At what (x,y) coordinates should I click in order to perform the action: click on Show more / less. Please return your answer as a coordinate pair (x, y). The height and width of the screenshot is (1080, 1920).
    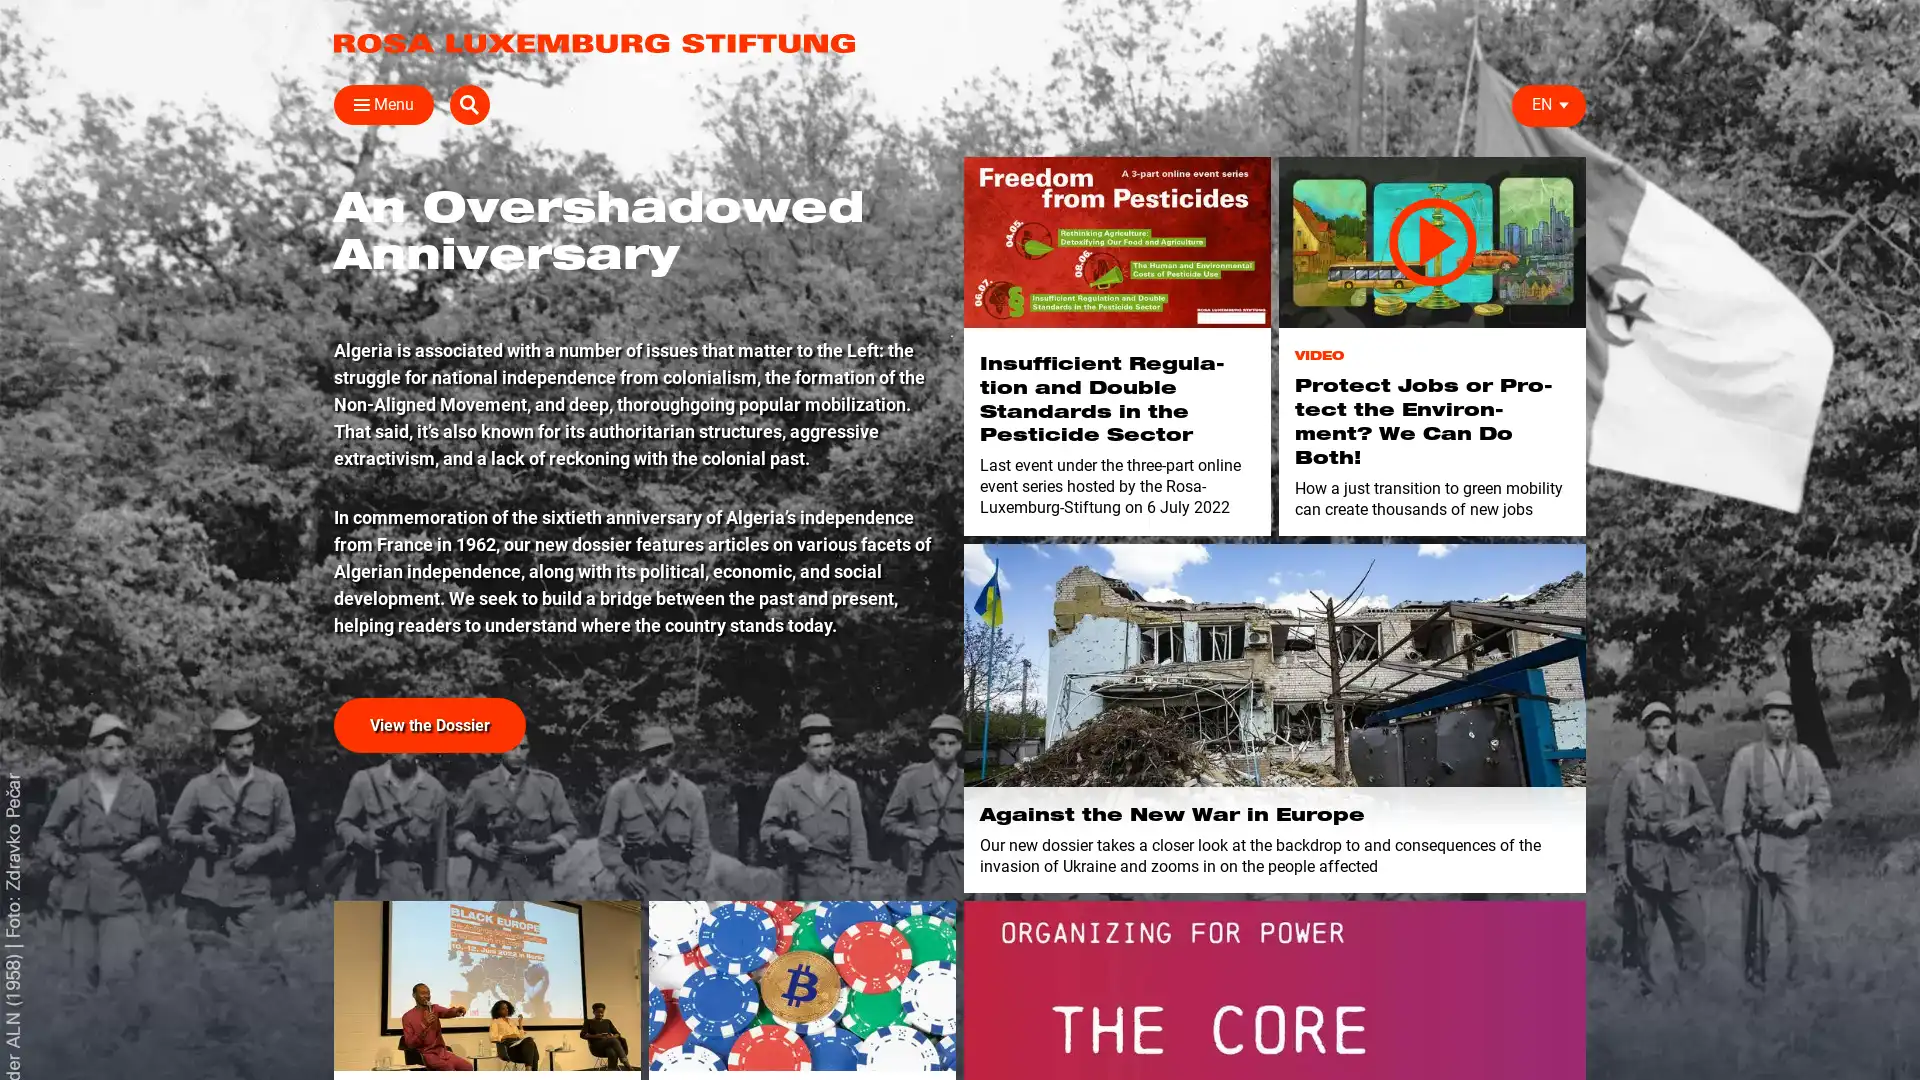
    Looking at the image, I should click on (637, 235).